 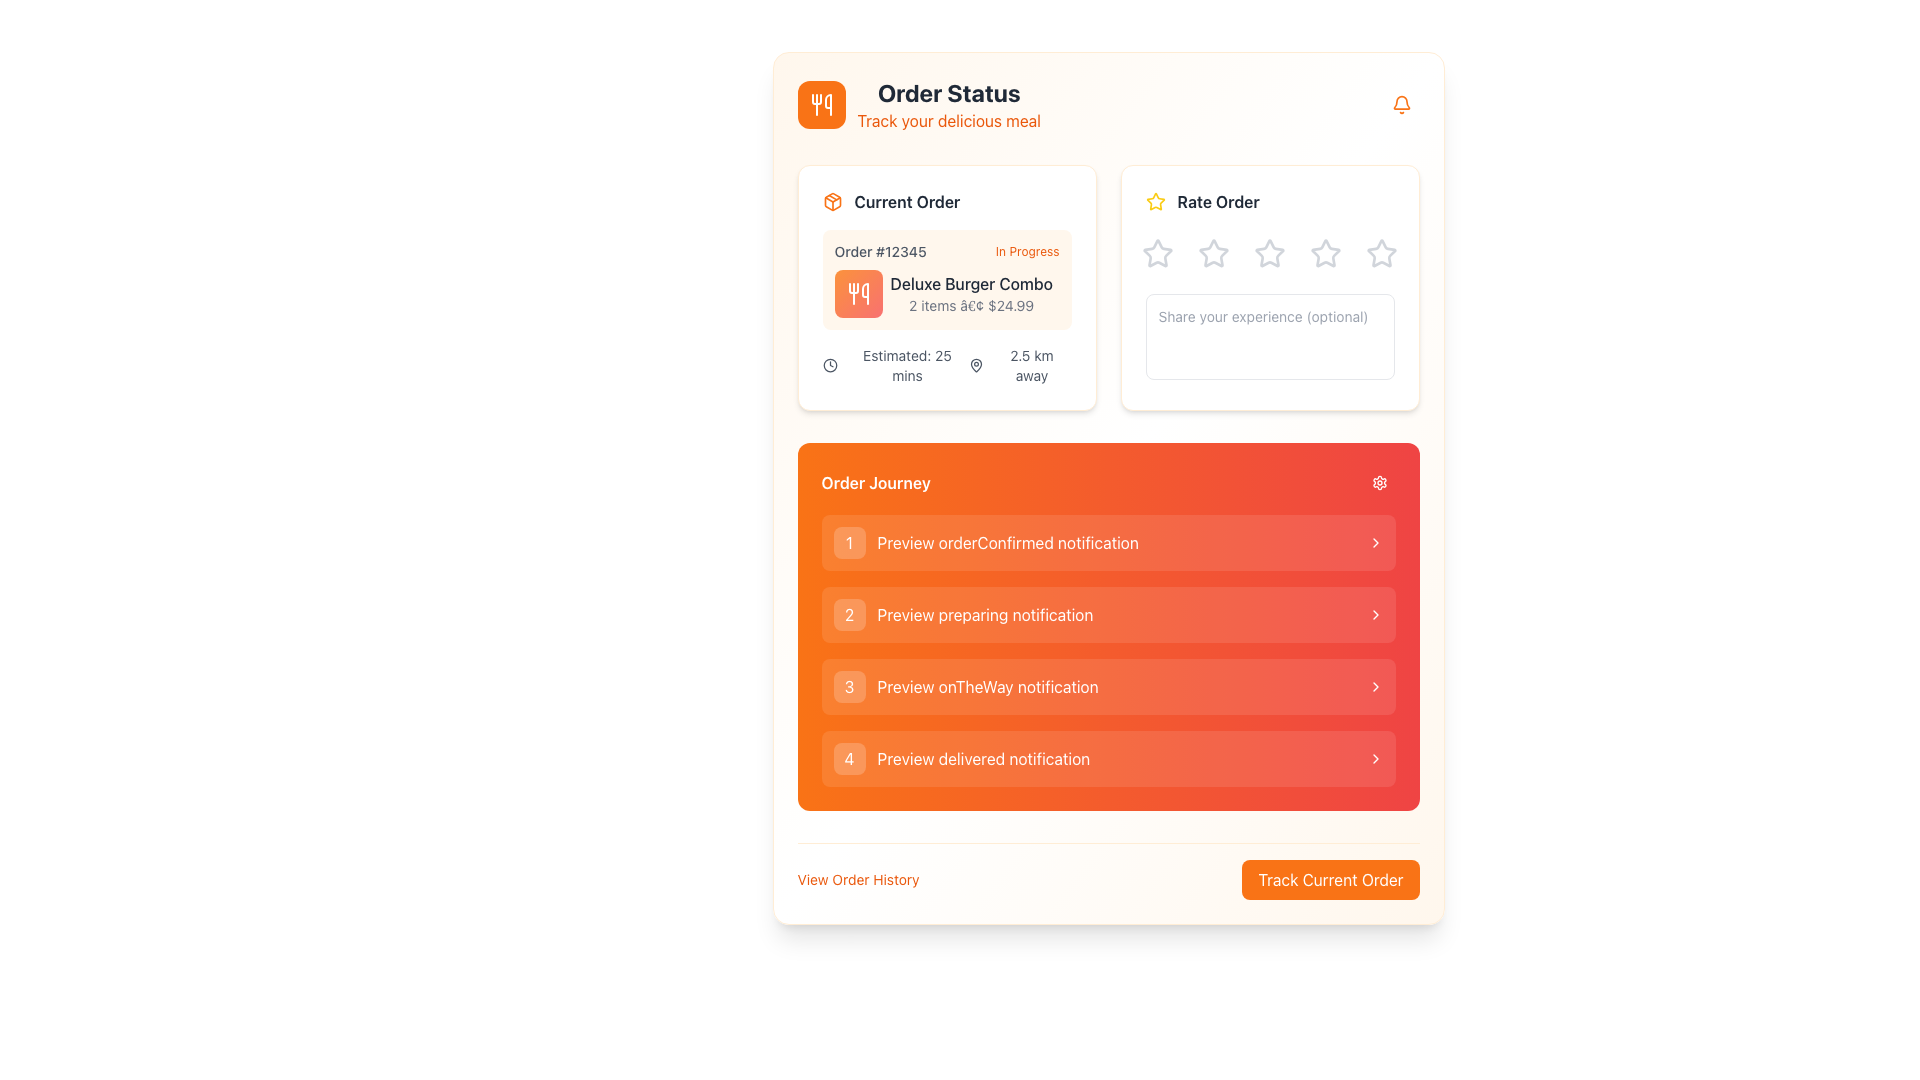 What do you see at coordinates (880, 250) in the screenshot?
I see `the 'Order #12345' text label, which displays the order number in gray color and is located within the 'Current Order' section to the left of 'In Progress'` at bounding box center [880, 250].